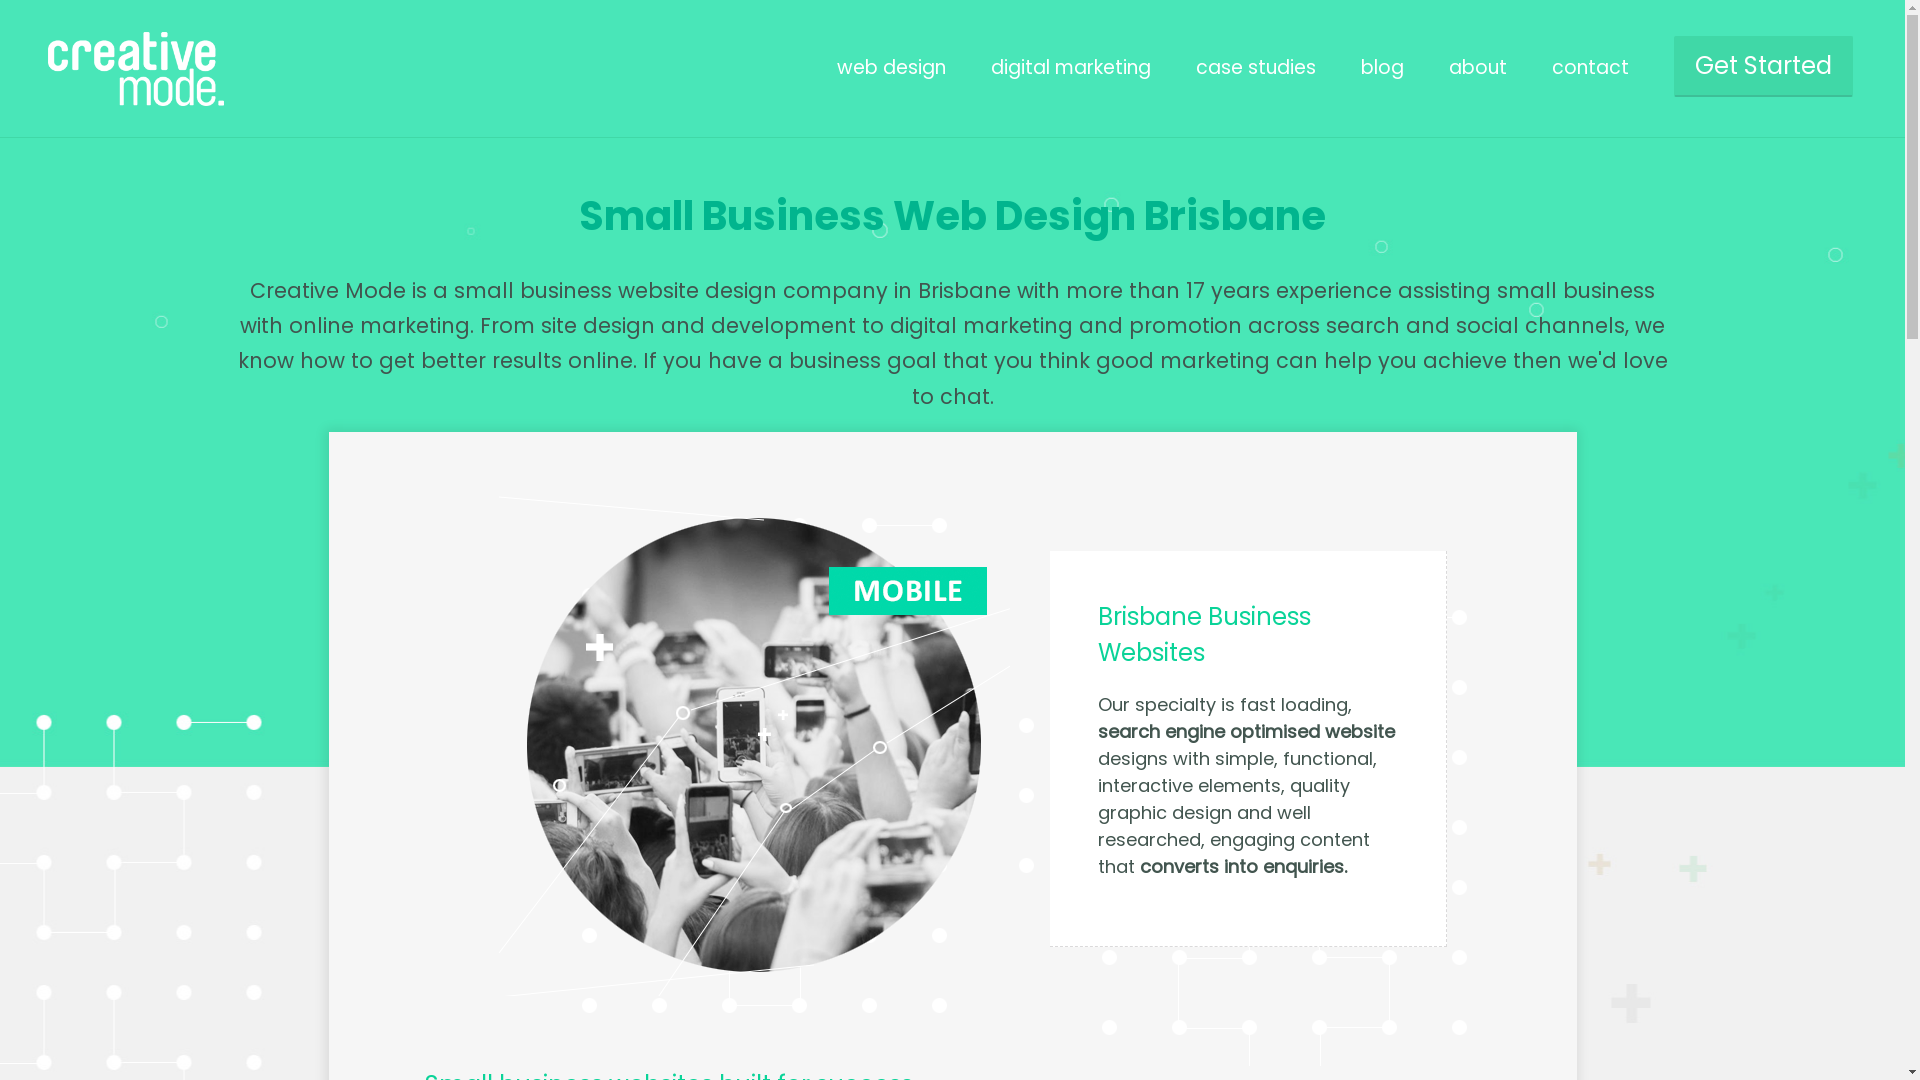  Describe the element at coordinates (1589, 66) in the screenshot. I see `'contact'` at that location.